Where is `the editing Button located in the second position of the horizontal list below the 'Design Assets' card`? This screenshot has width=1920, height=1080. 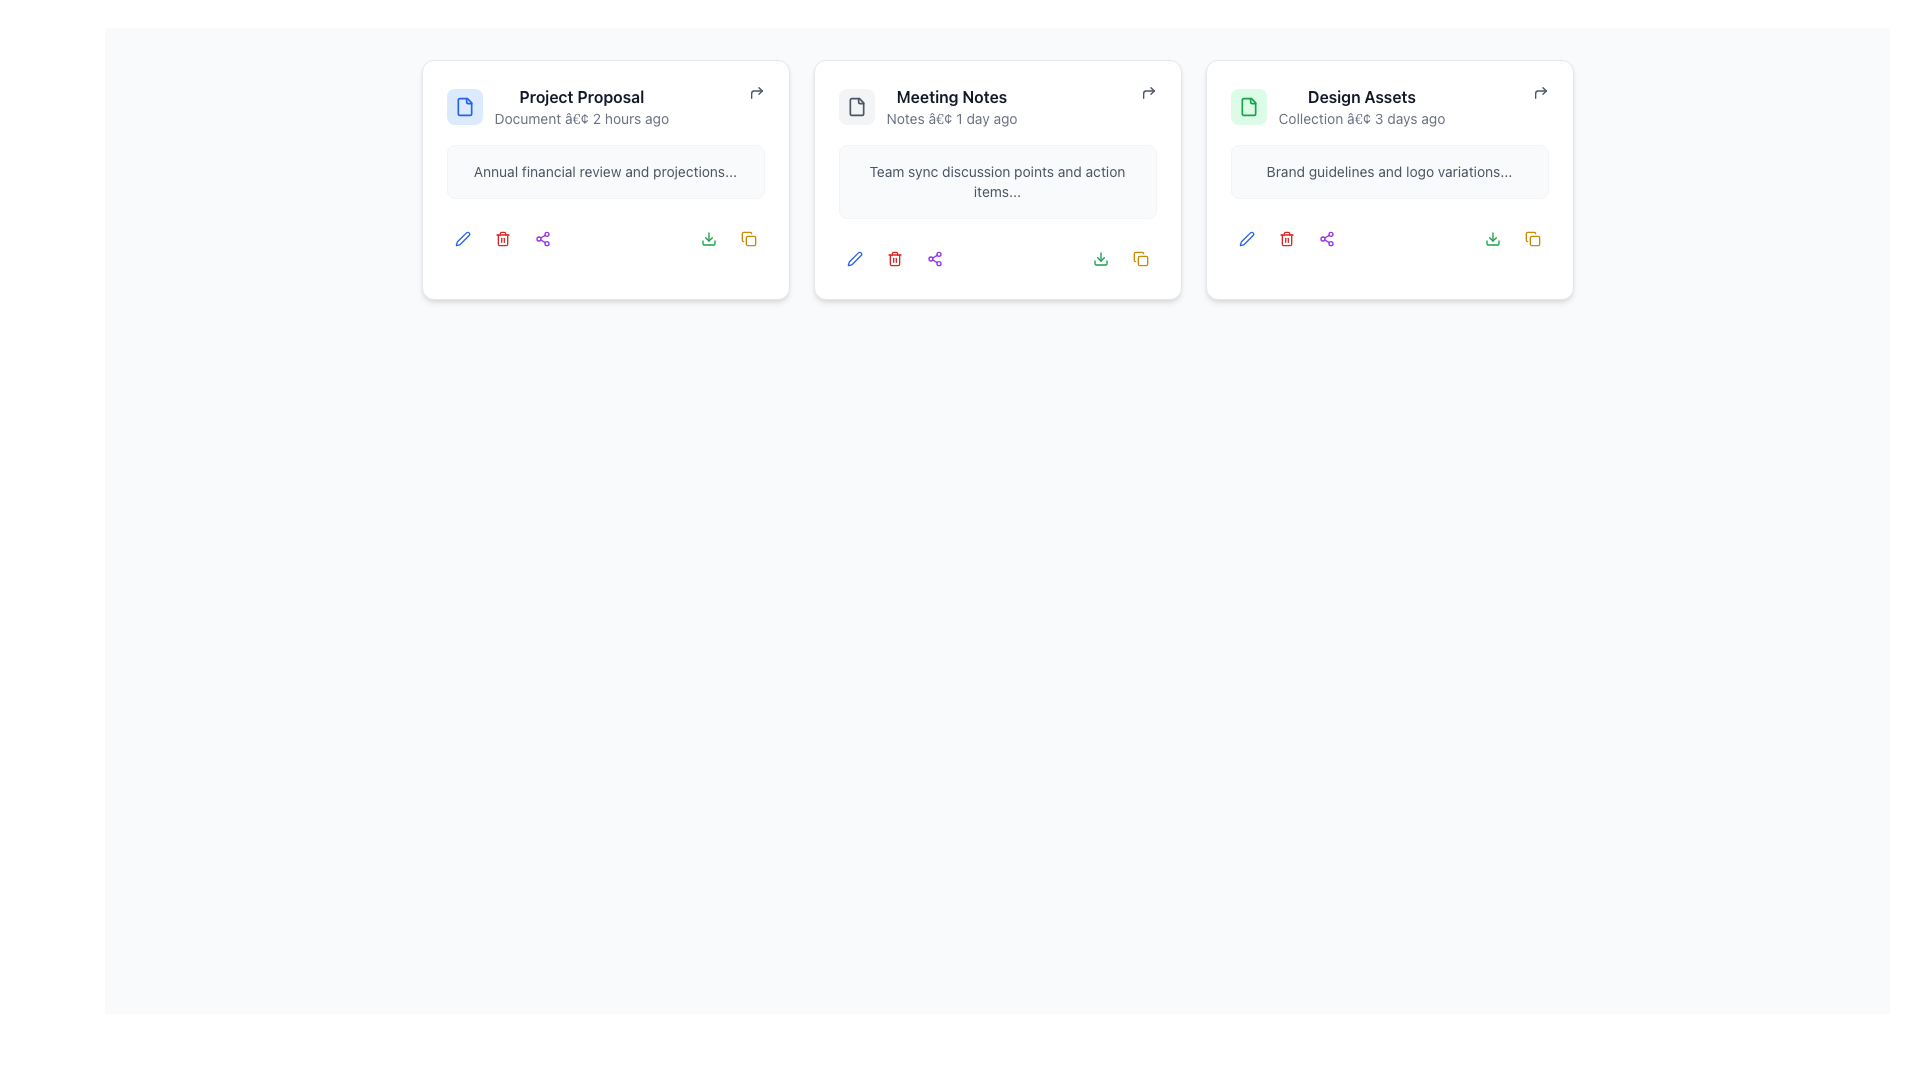 the editing Button located in the second position of the horizontal list below the 'Design Assets' card is located at coordinates (1245, 238).